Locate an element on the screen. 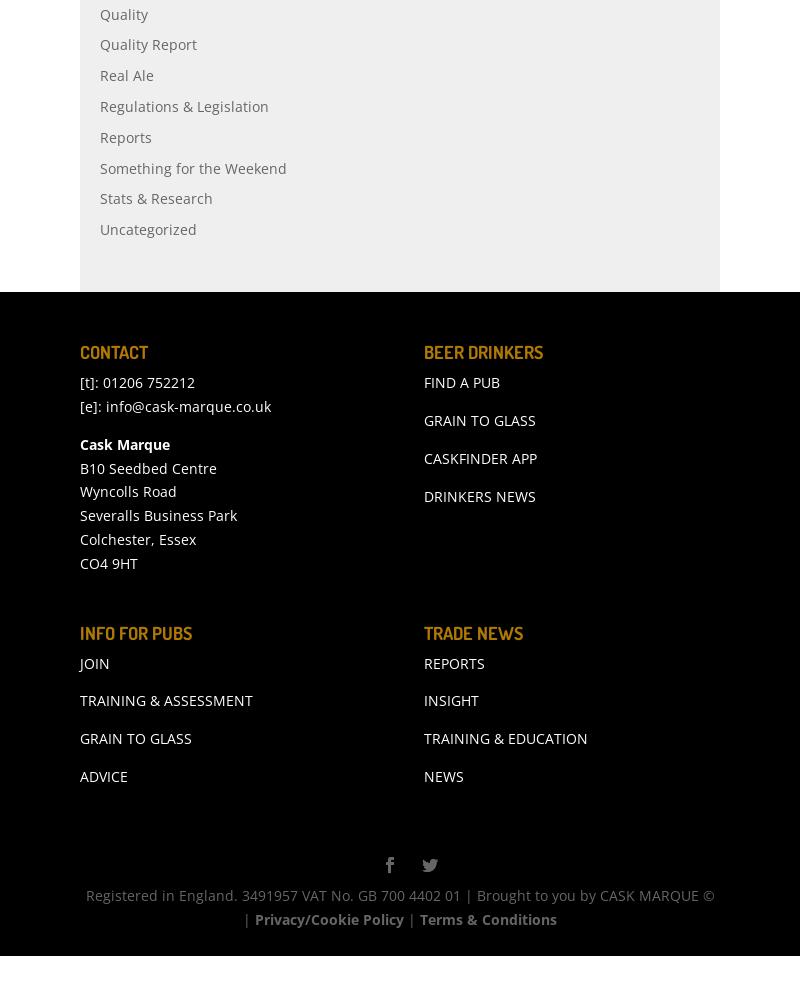 This screenshot has height=1001, width=800. 'Regulations & Legislation' is located at coordinates (183, 150).